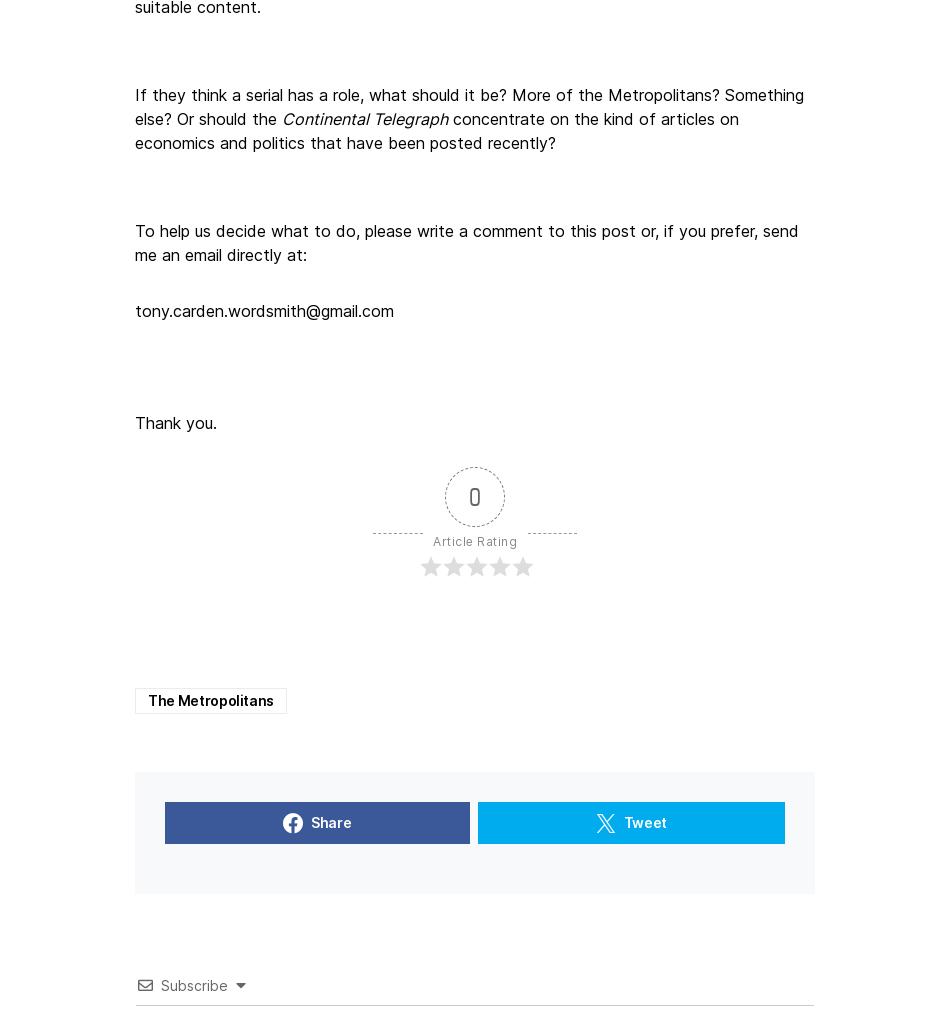 This screenshot has width=950, height=1009. What do you see at coordinates (363, 116) in the screenshot?
I see `'Continental Telegraph'` at bounding box center [363, 116].